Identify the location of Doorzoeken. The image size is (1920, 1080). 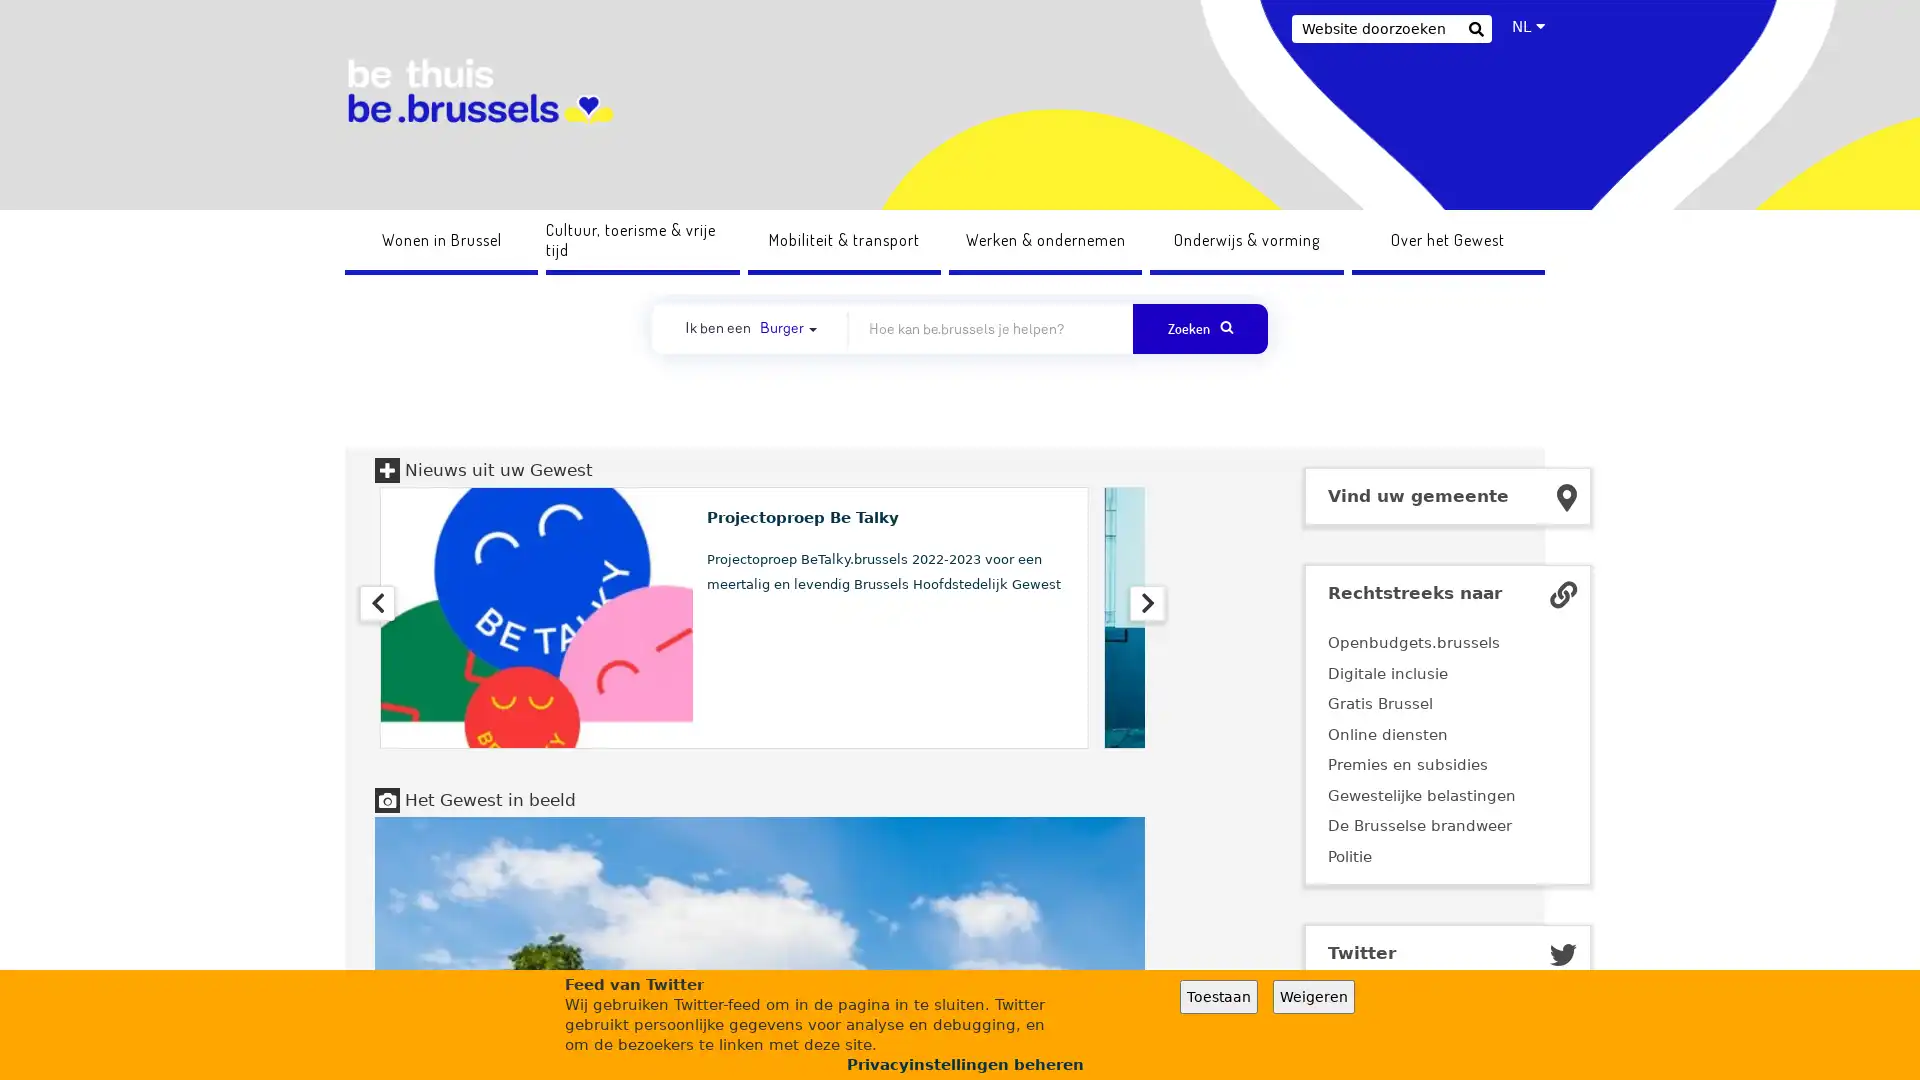
(1475, 31).